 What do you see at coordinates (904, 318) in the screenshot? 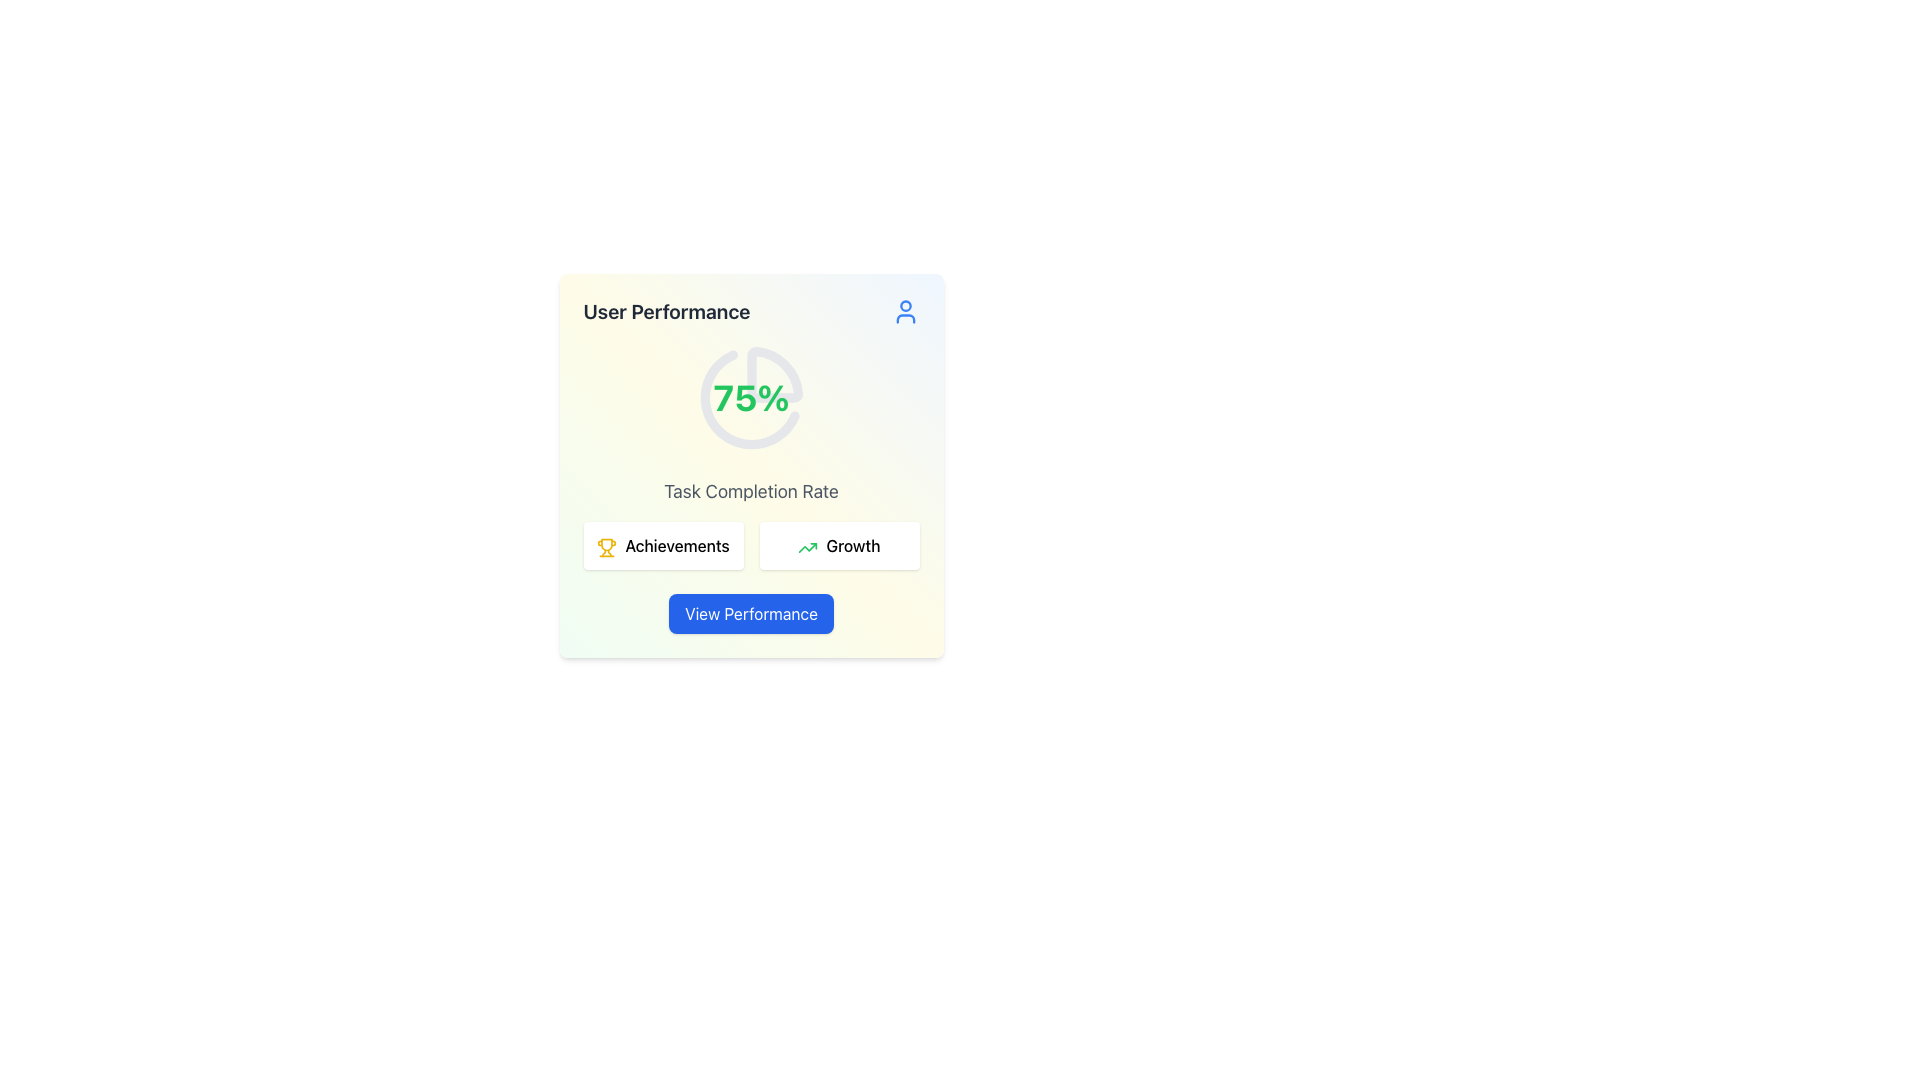
I see `the lower portion of the user profile icon located in the right-top corner of the panel displaying user performance metrics` at bounding box center [904, 318].